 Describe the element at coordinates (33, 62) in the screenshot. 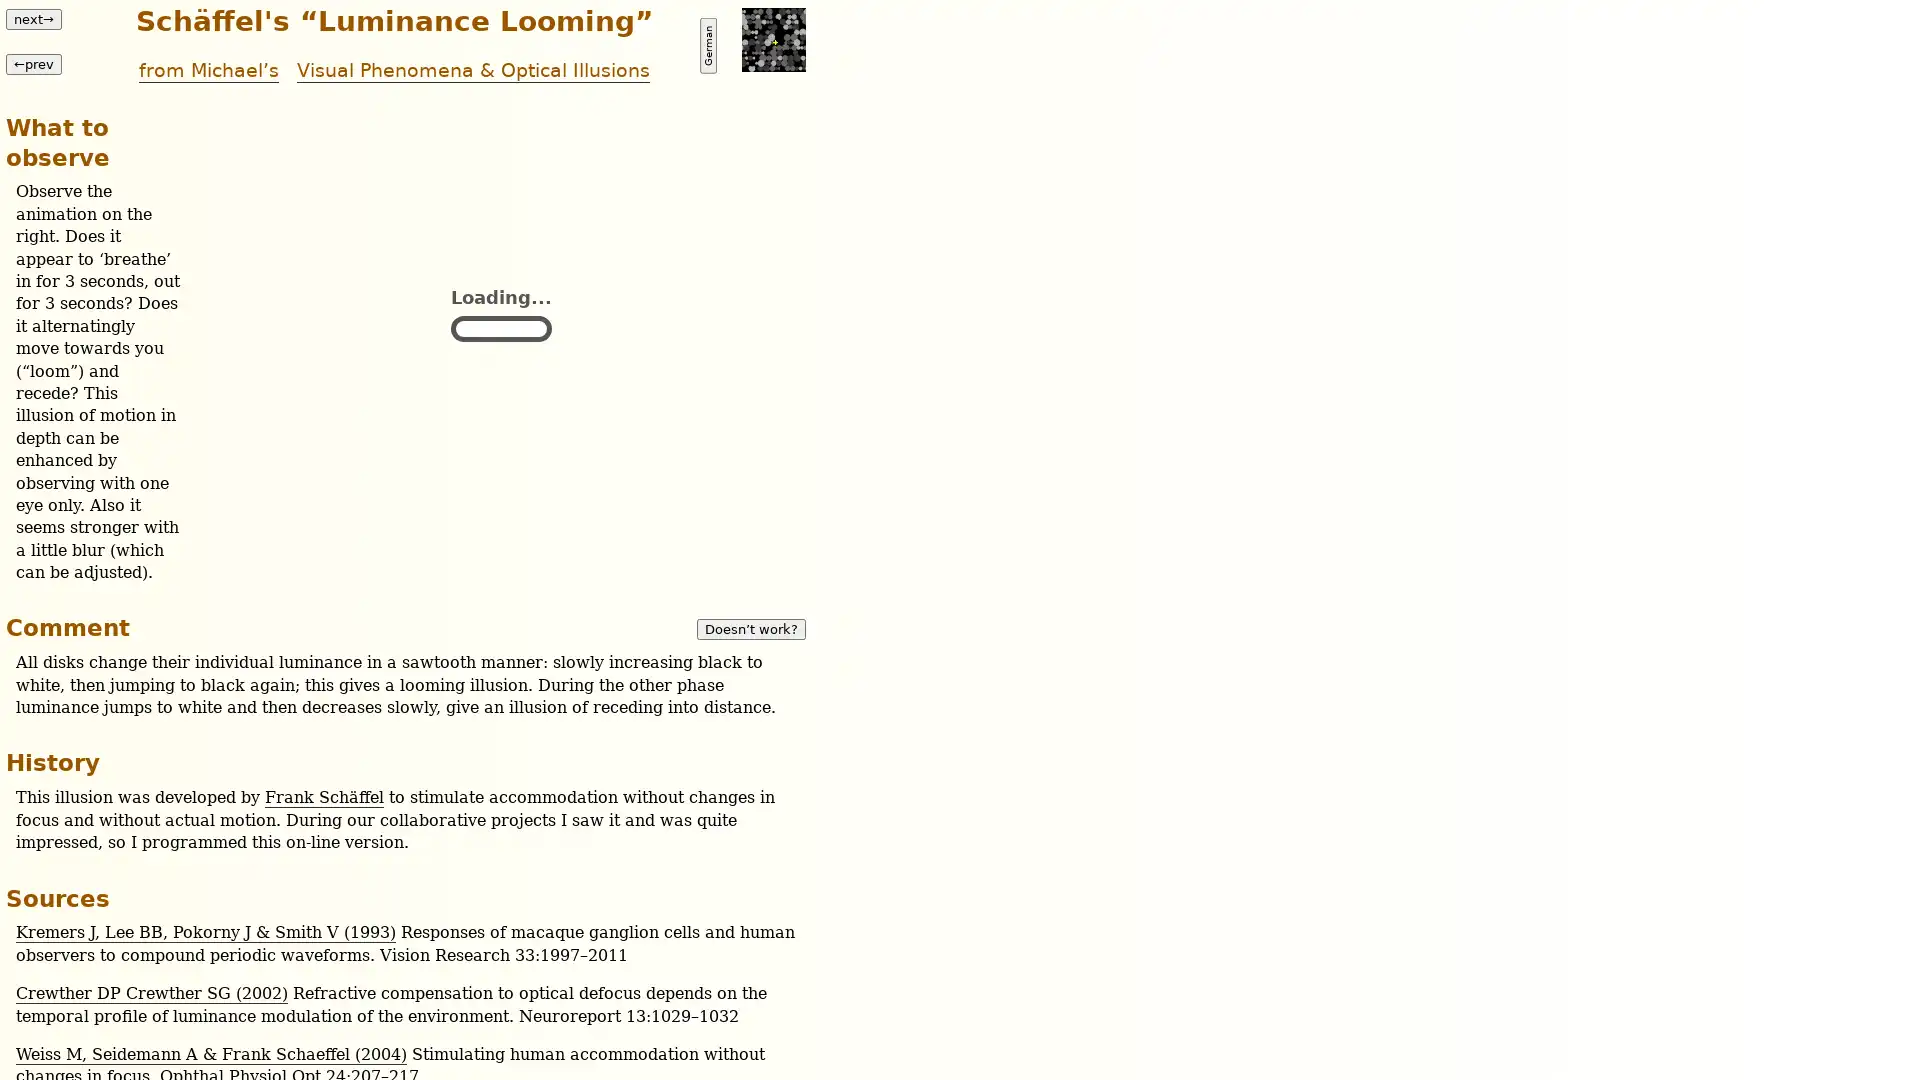

I see `prev` at that location.